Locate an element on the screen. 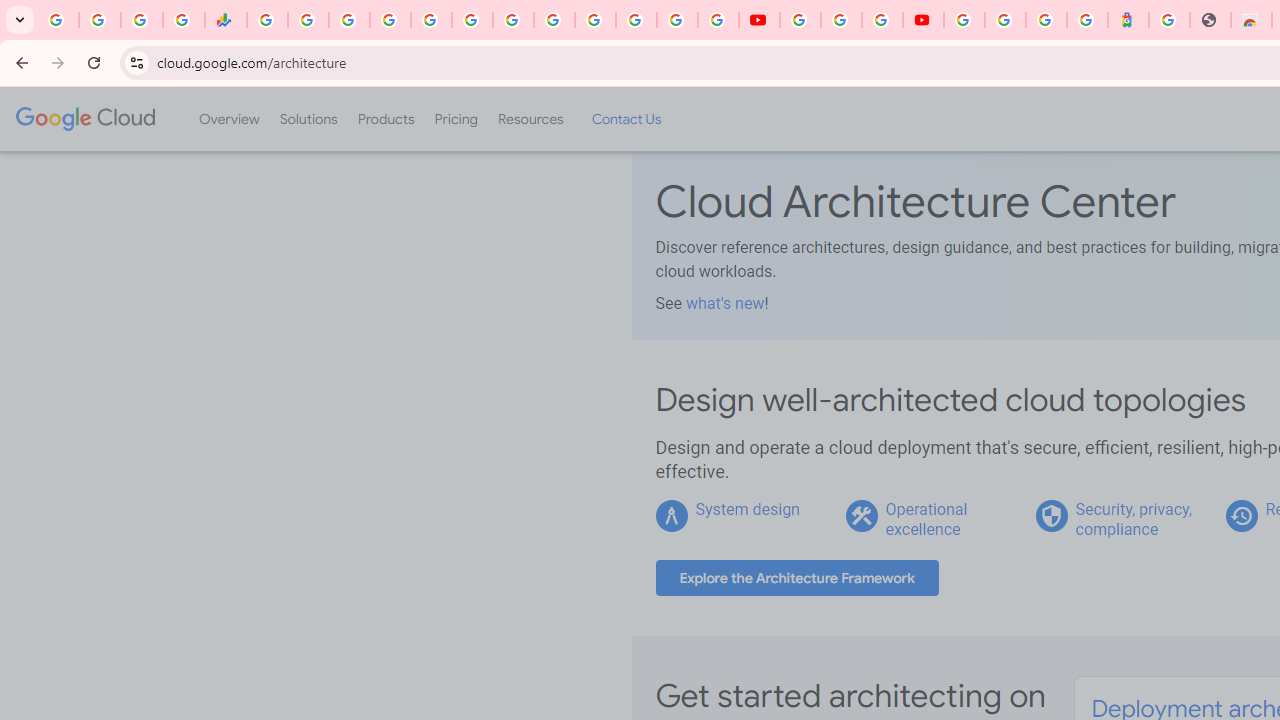  'Products' is located at coordinates (385, 119).